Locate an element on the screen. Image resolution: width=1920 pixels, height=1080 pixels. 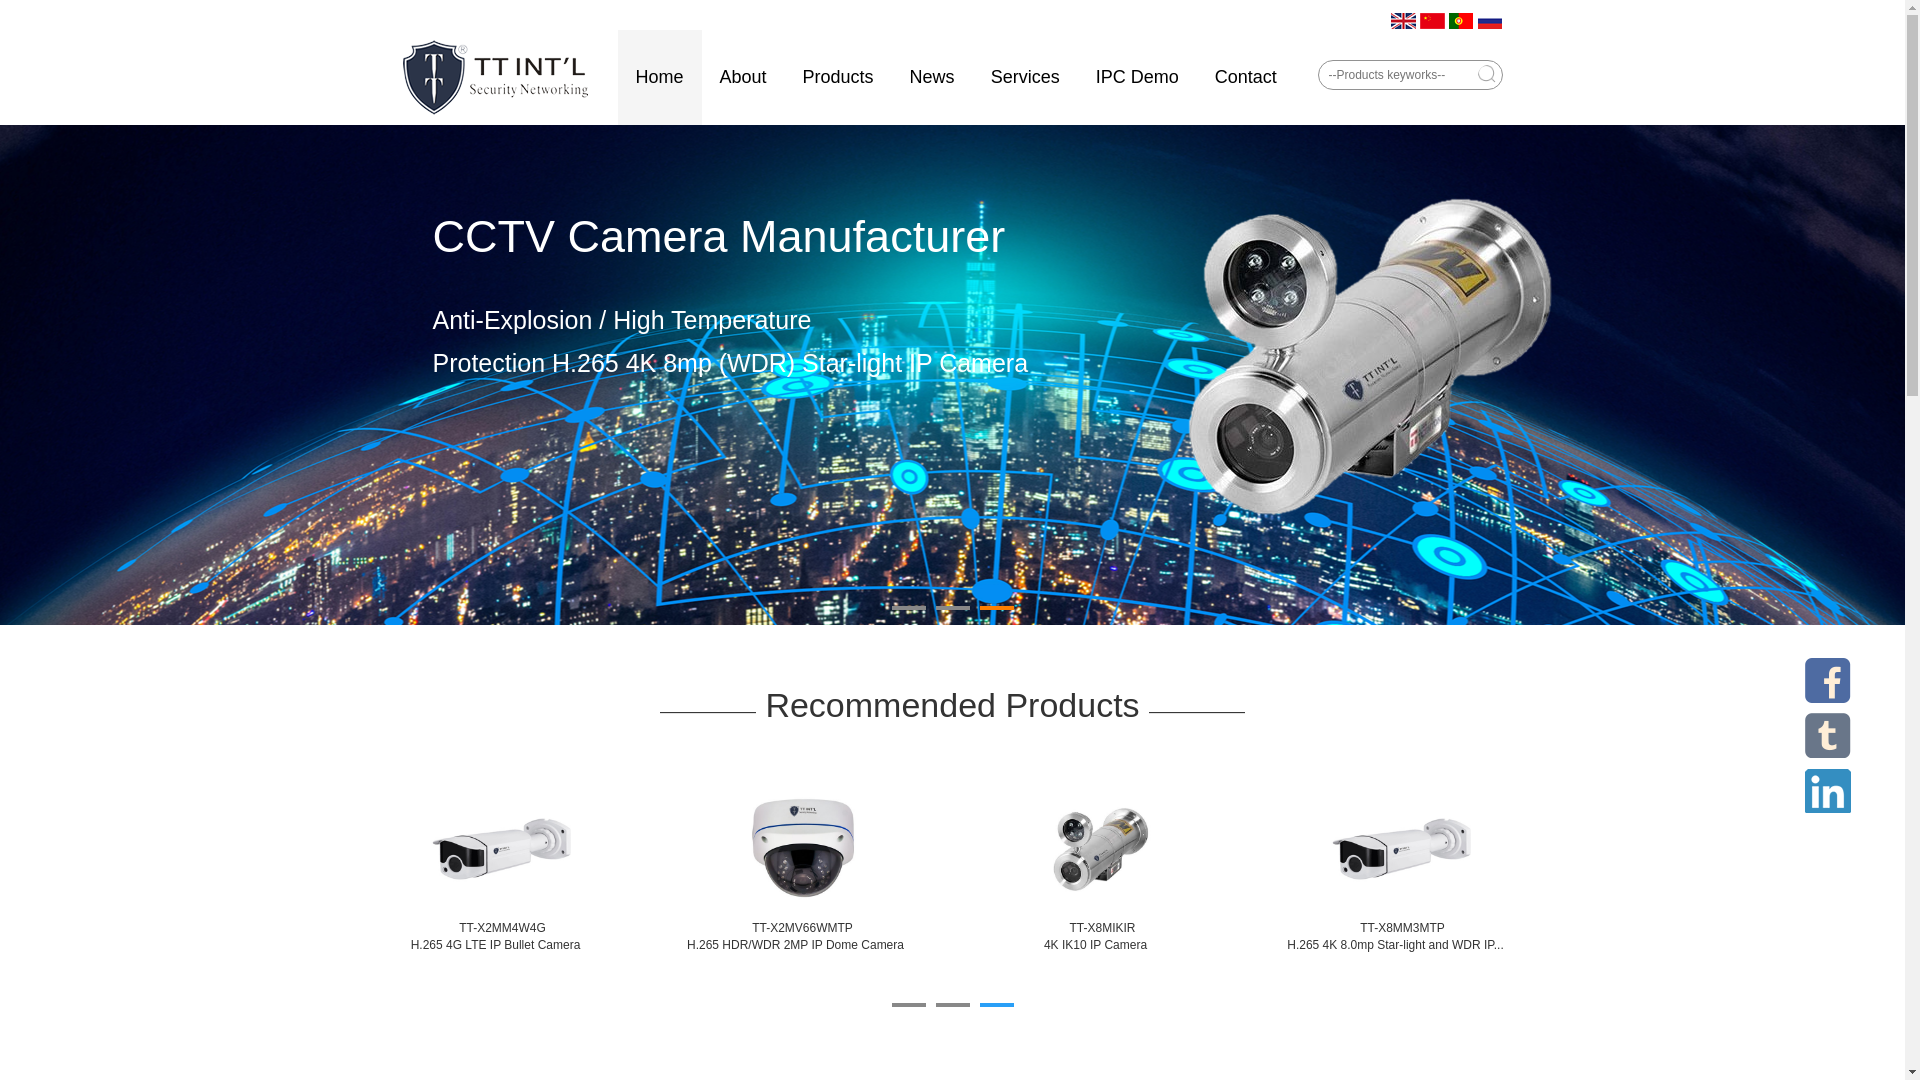
'Home' is located at coordinates (660, 76).